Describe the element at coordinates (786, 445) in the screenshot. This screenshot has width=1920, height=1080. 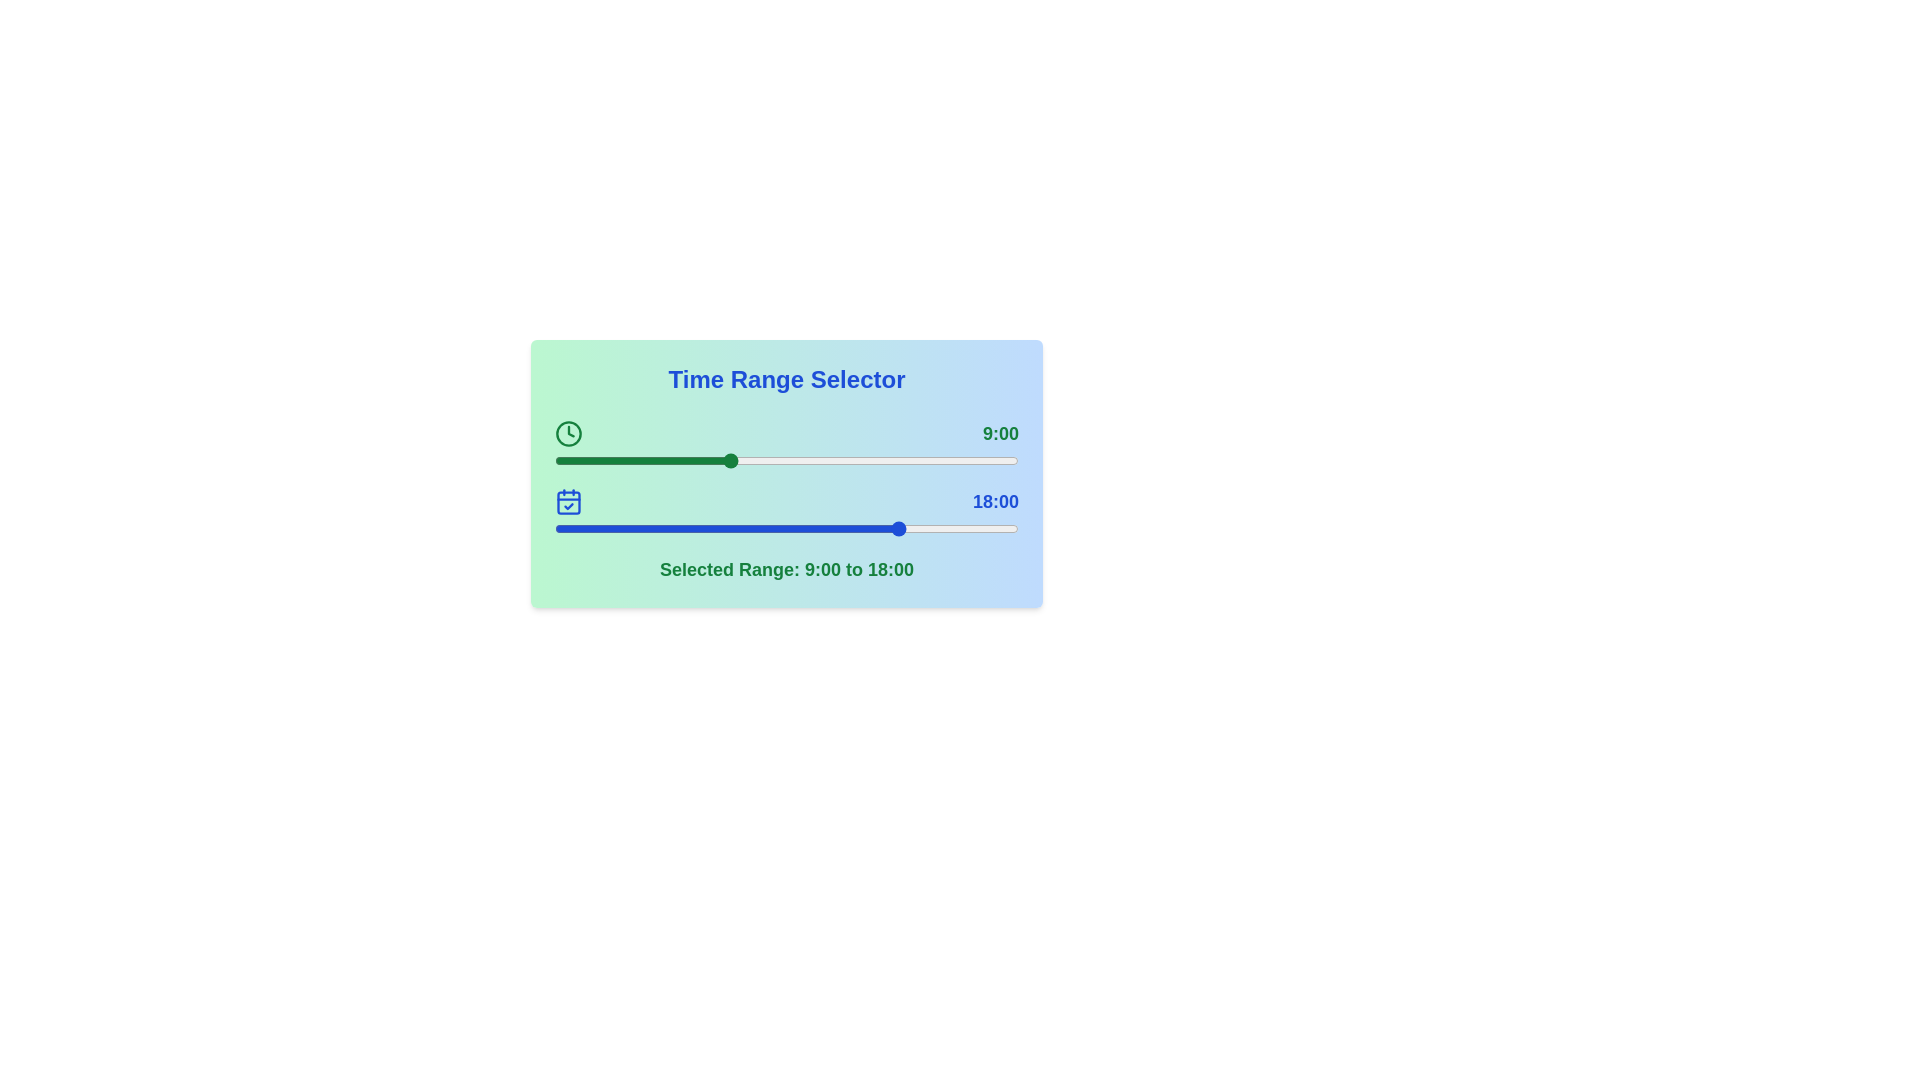
I see `the slider located between the left-aligned clock icon and the right-aligned '9:00' label` at that location.